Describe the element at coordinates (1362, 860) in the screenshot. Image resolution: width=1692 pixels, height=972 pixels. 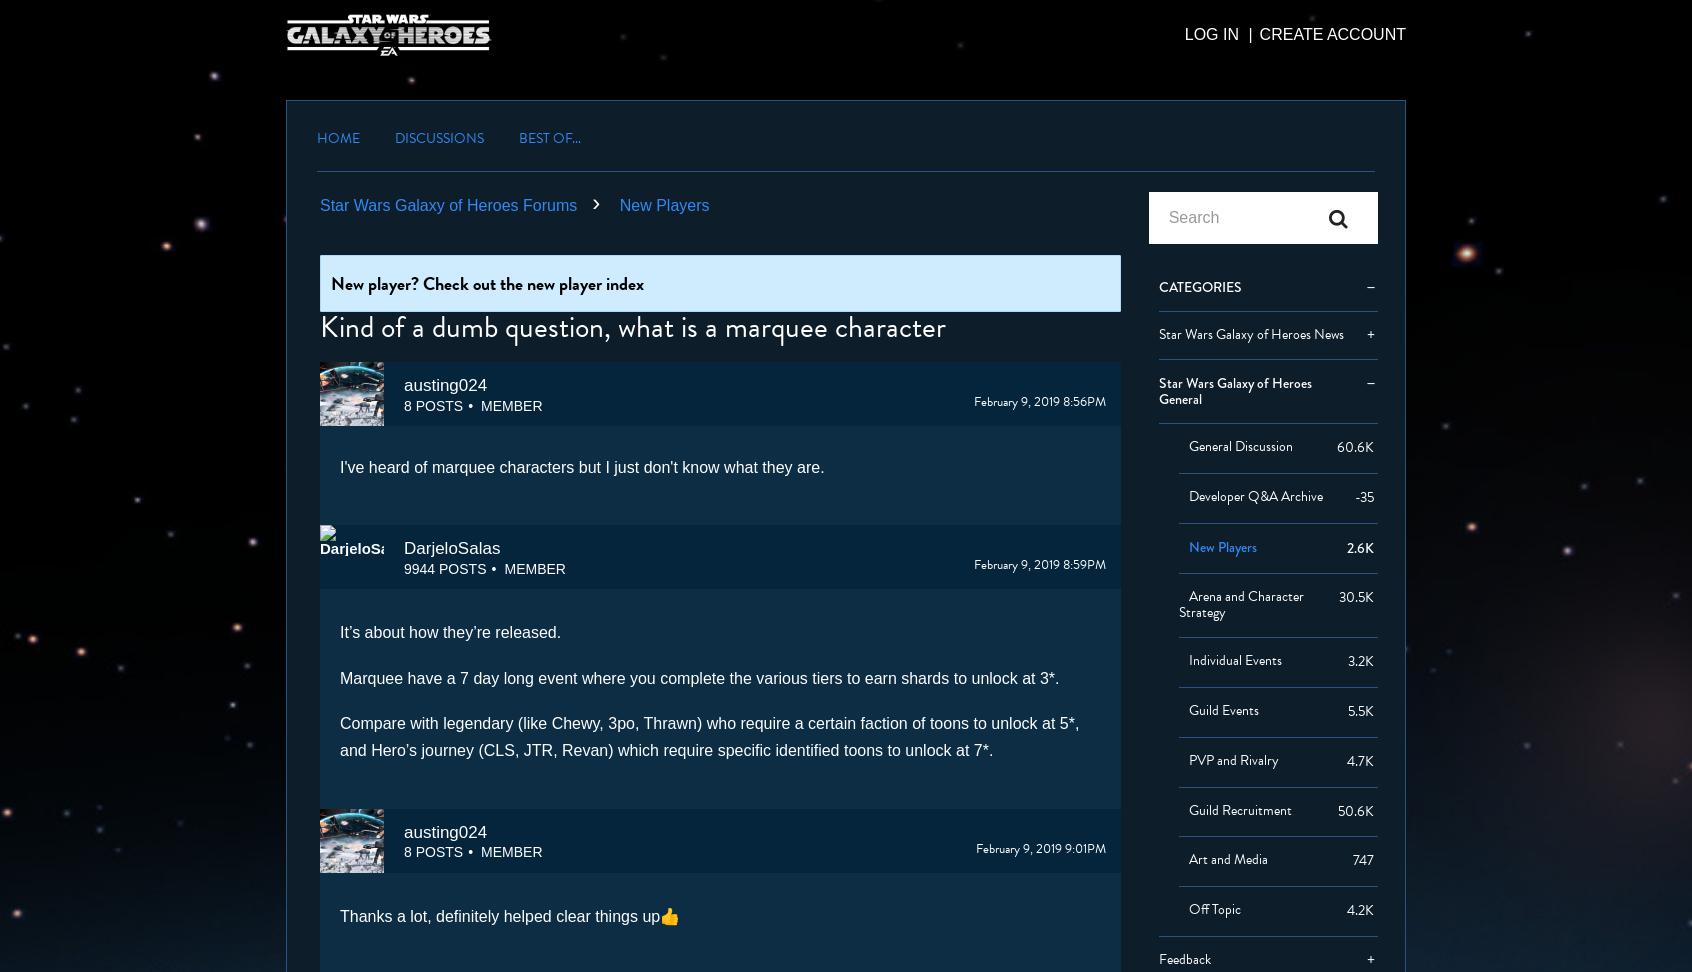
I see `'747'` at that location.